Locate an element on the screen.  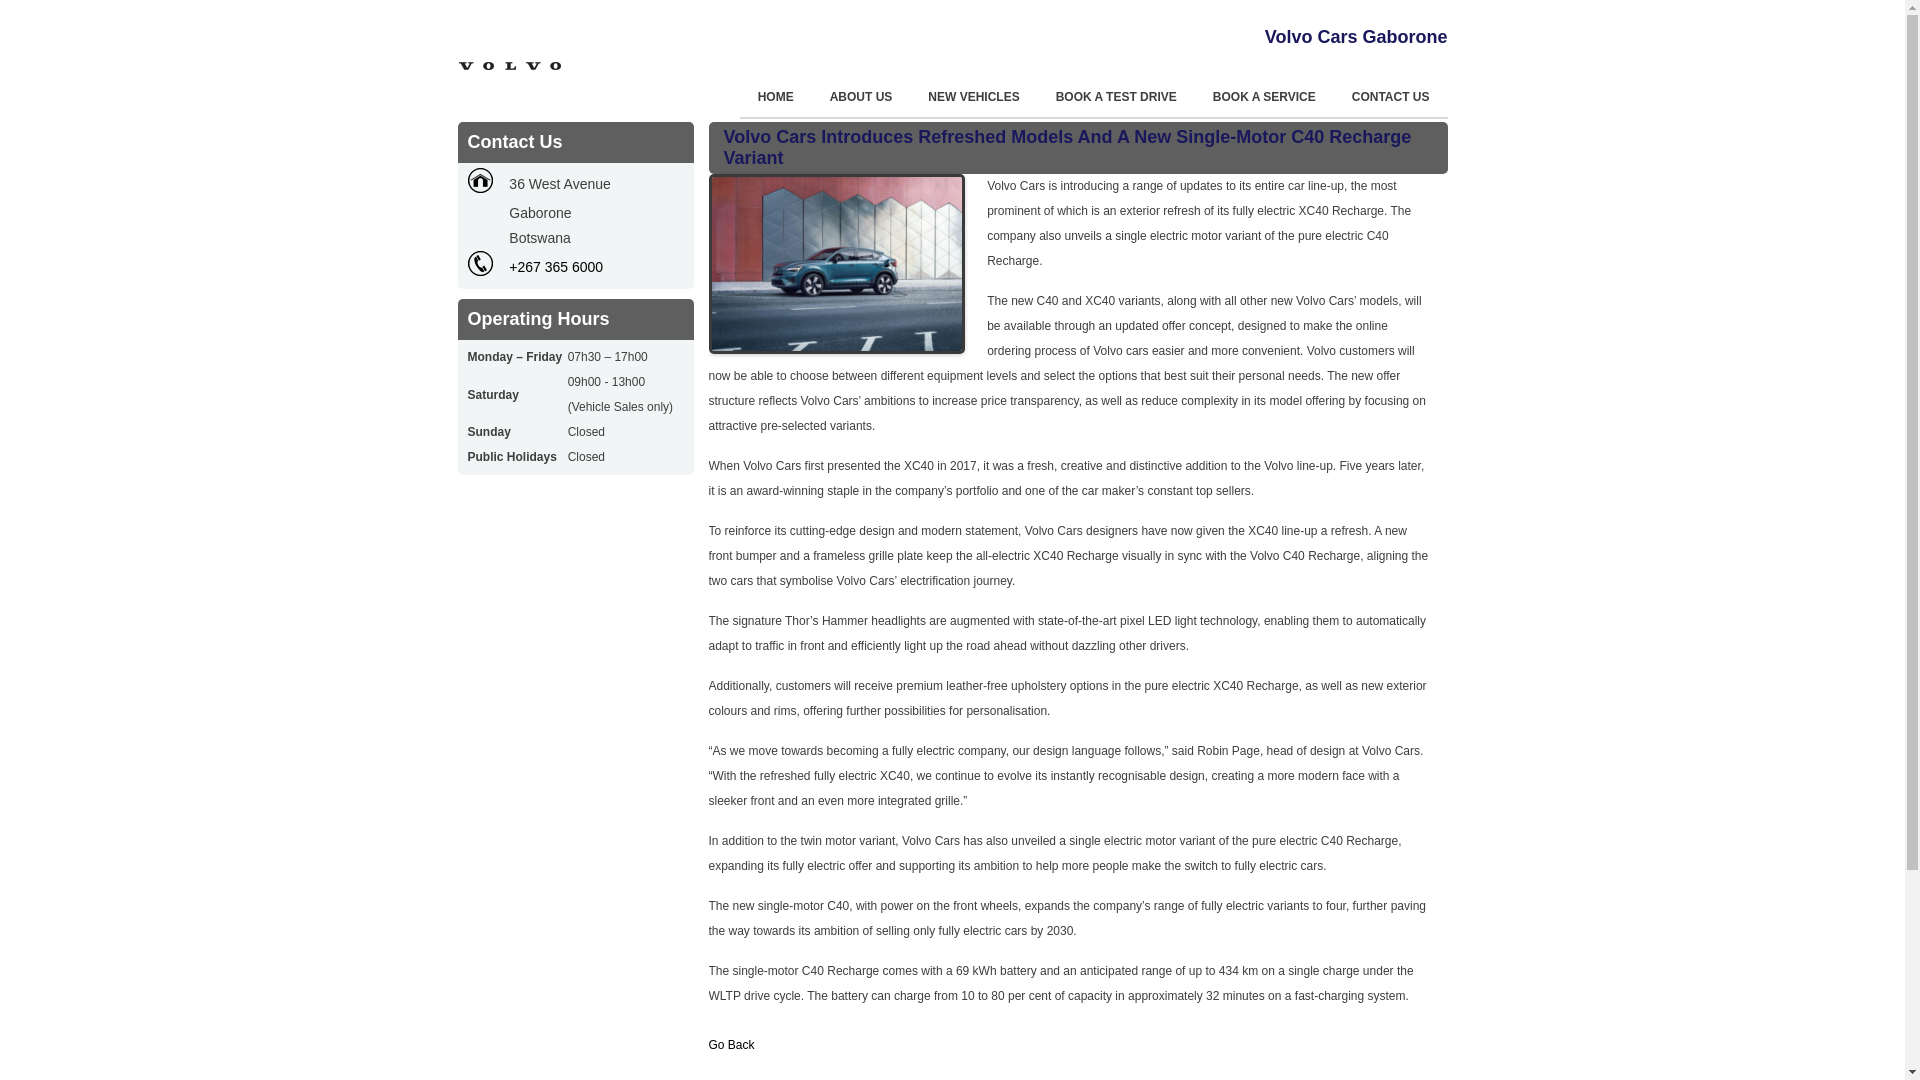
'HOME' is located at coordinates (775, 97).